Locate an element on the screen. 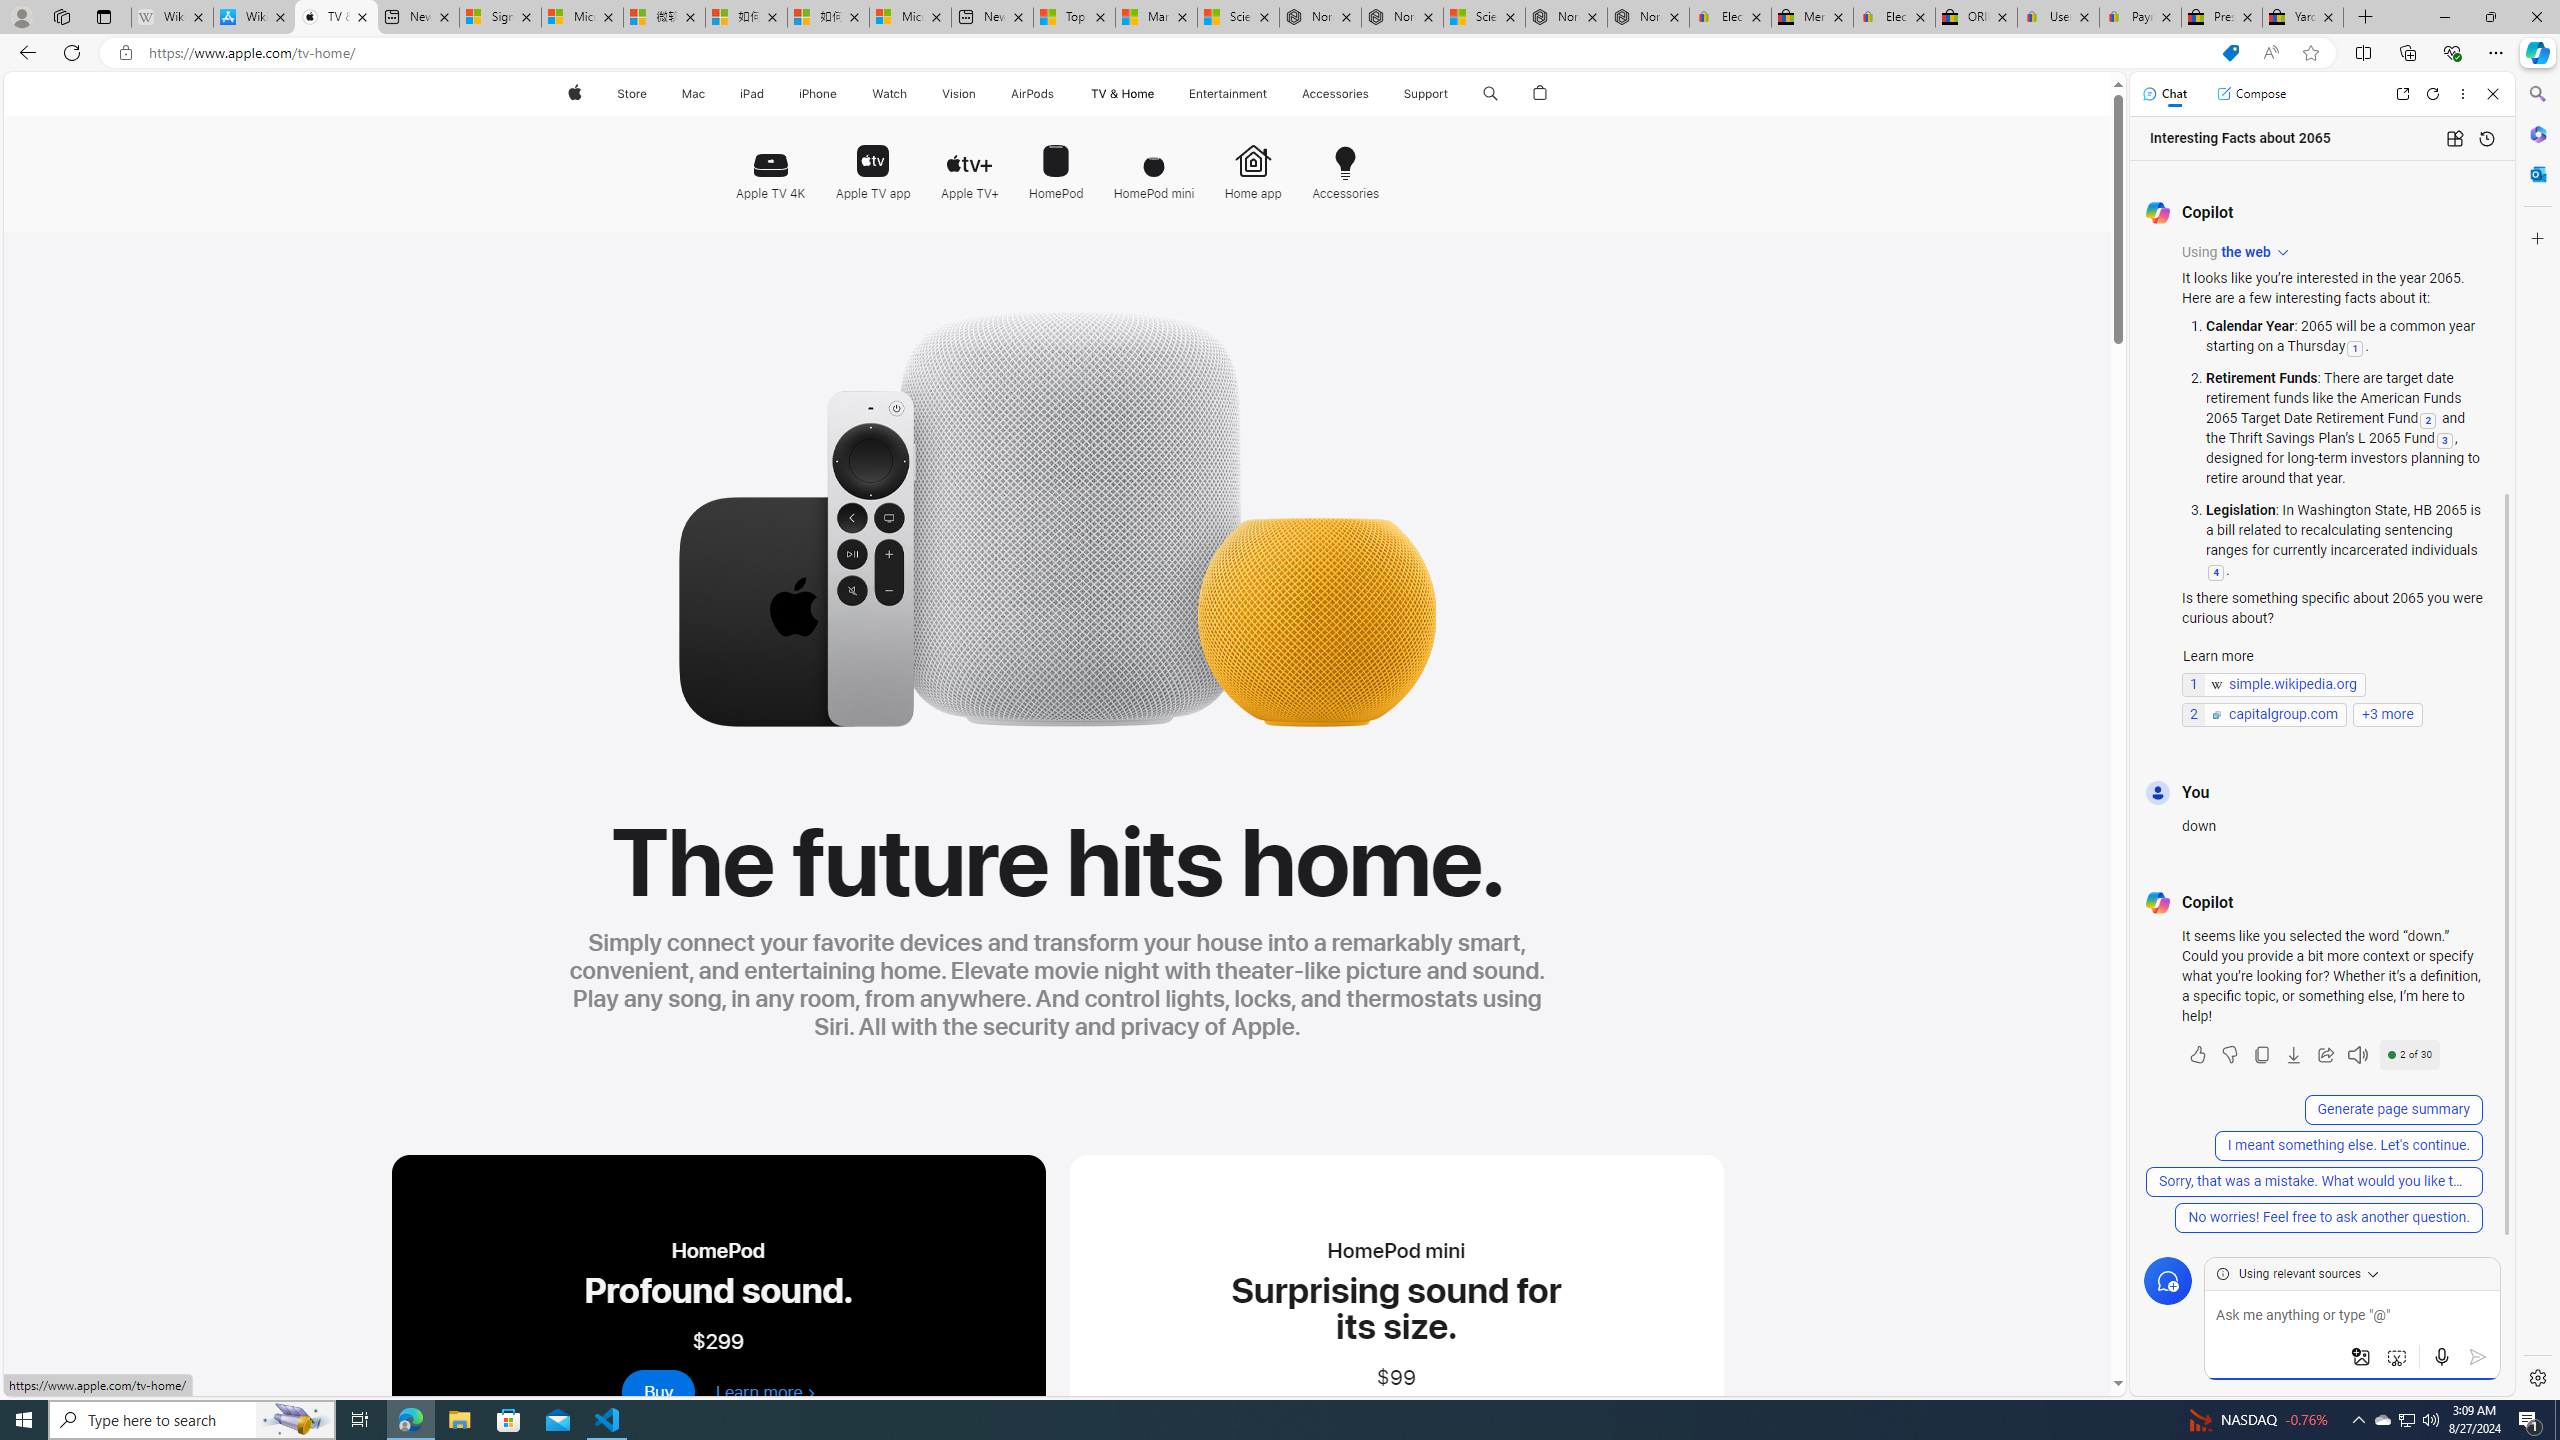 The width and height of the screenshot is (2560, 1440). 'iPhone menu' is located at coordinates (839, 93).